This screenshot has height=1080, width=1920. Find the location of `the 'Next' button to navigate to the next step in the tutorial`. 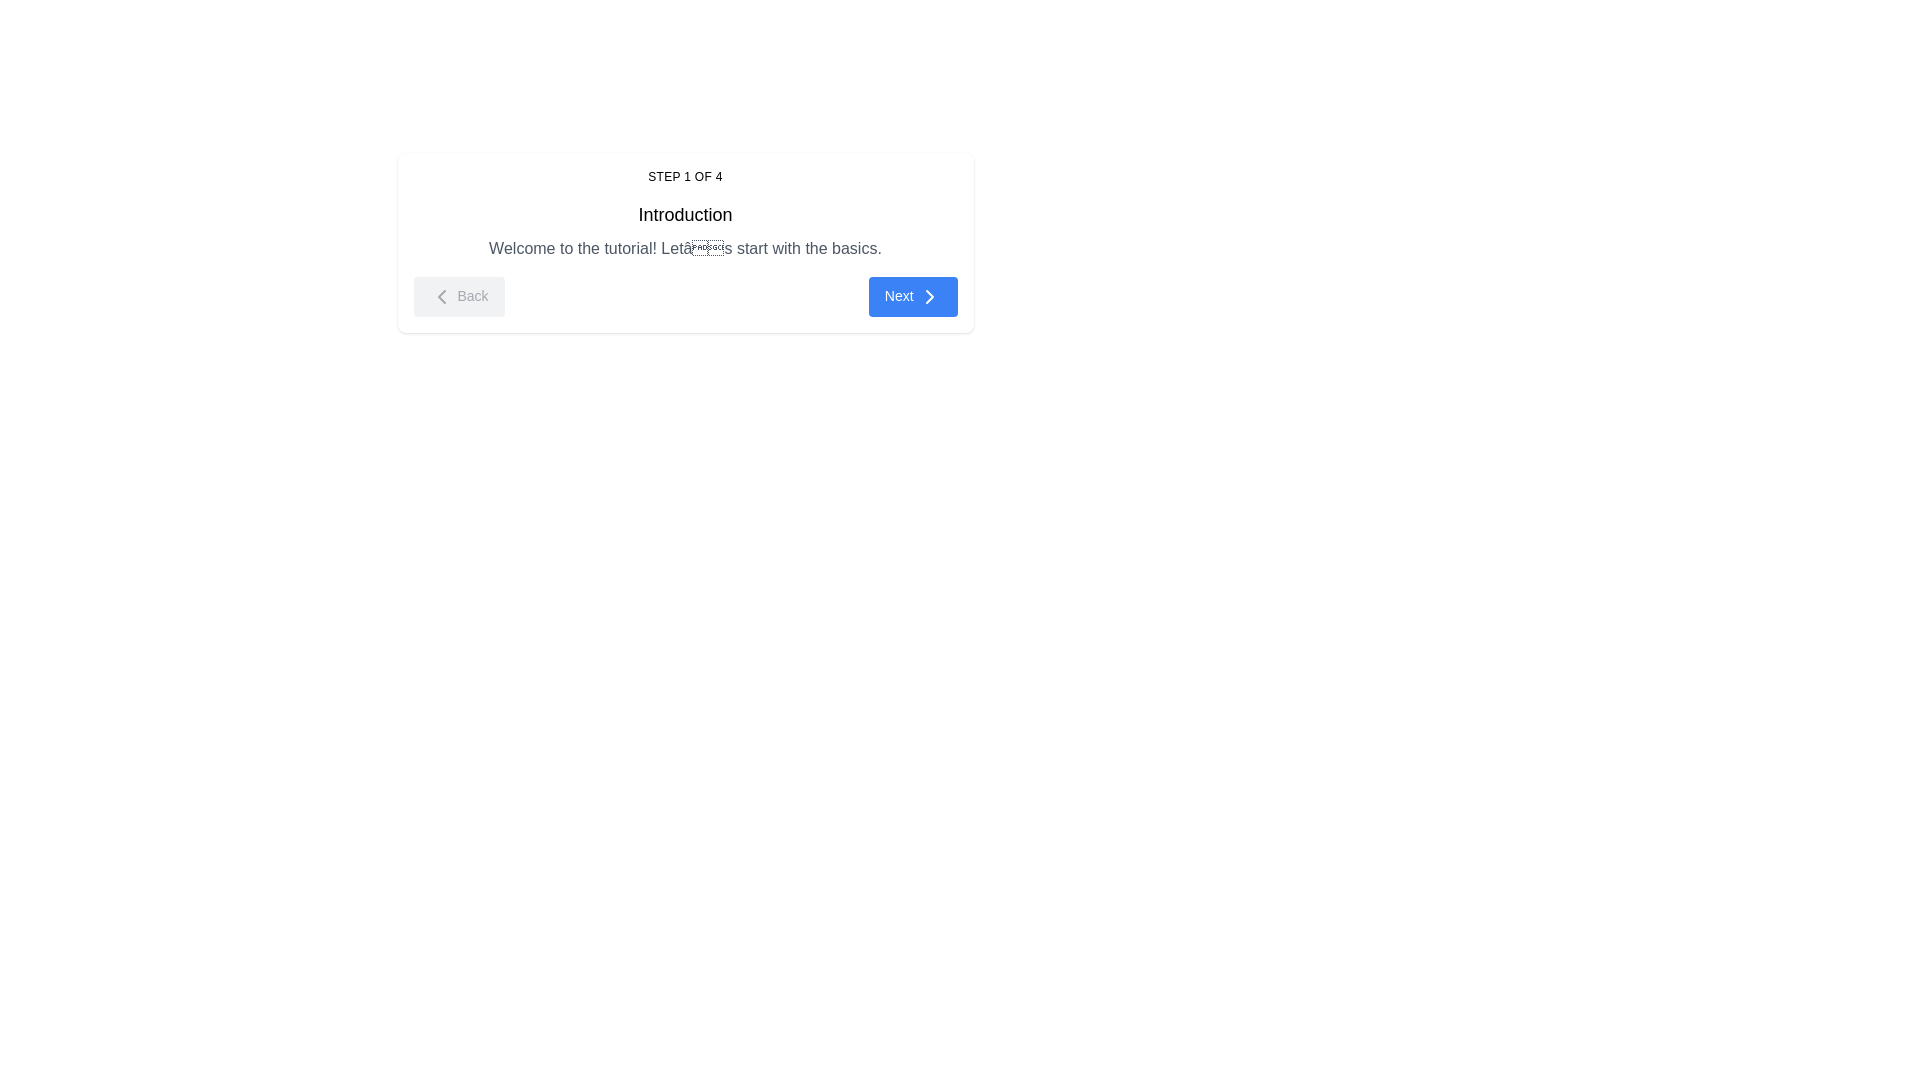

the 'Next' button to navigate to the next step in the tutorial is located at coordinates (912, 297).